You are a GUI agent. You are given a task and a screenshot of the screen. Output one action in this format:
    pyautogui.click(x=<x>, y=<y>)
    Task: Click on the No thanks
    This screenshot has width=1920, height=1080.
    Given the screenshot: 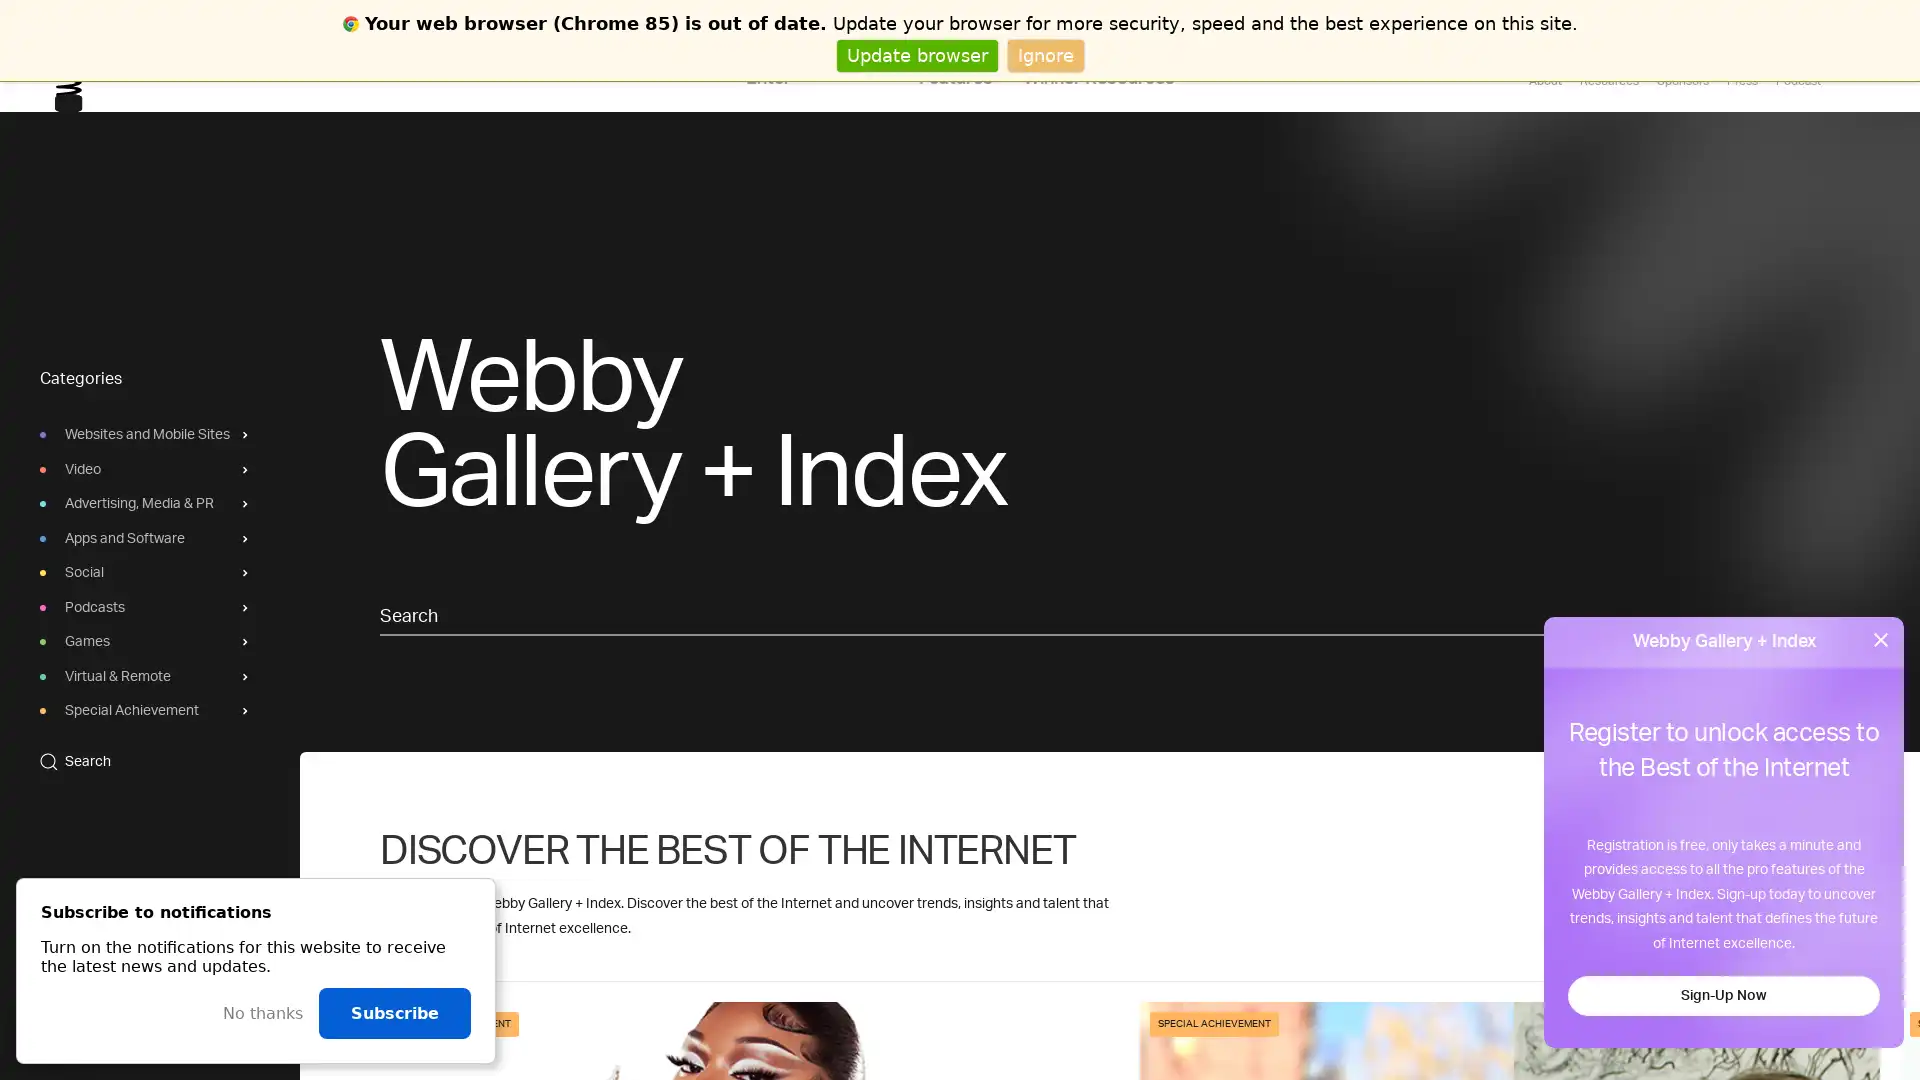 What is the action you would take?
    pyautogui.click(x=262, y=1013)
    